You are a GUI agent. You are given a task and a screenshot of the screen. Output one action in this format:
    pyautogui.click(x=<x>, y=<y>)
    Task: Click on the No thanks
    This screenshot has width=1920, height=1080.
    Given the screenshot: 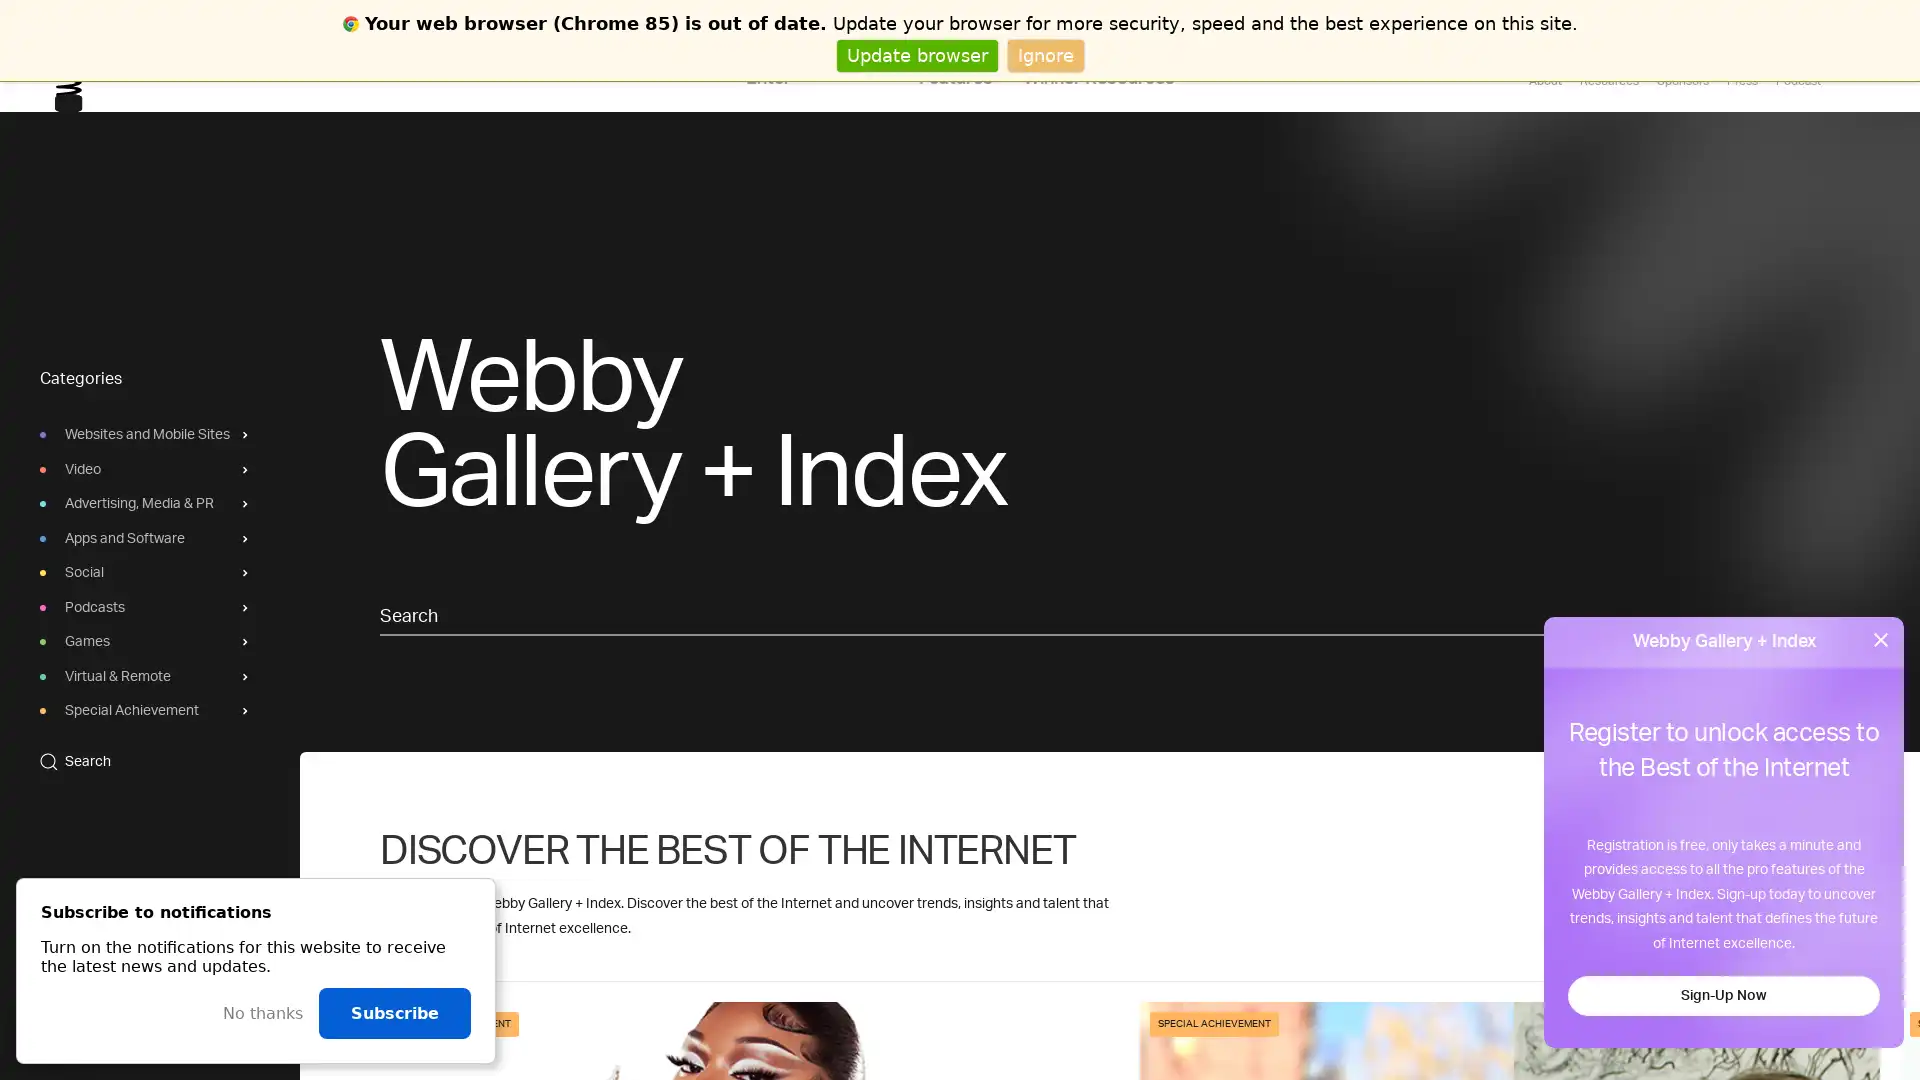 What is the action you would take?
    pyautogui.click(x=262, y=1013)
    